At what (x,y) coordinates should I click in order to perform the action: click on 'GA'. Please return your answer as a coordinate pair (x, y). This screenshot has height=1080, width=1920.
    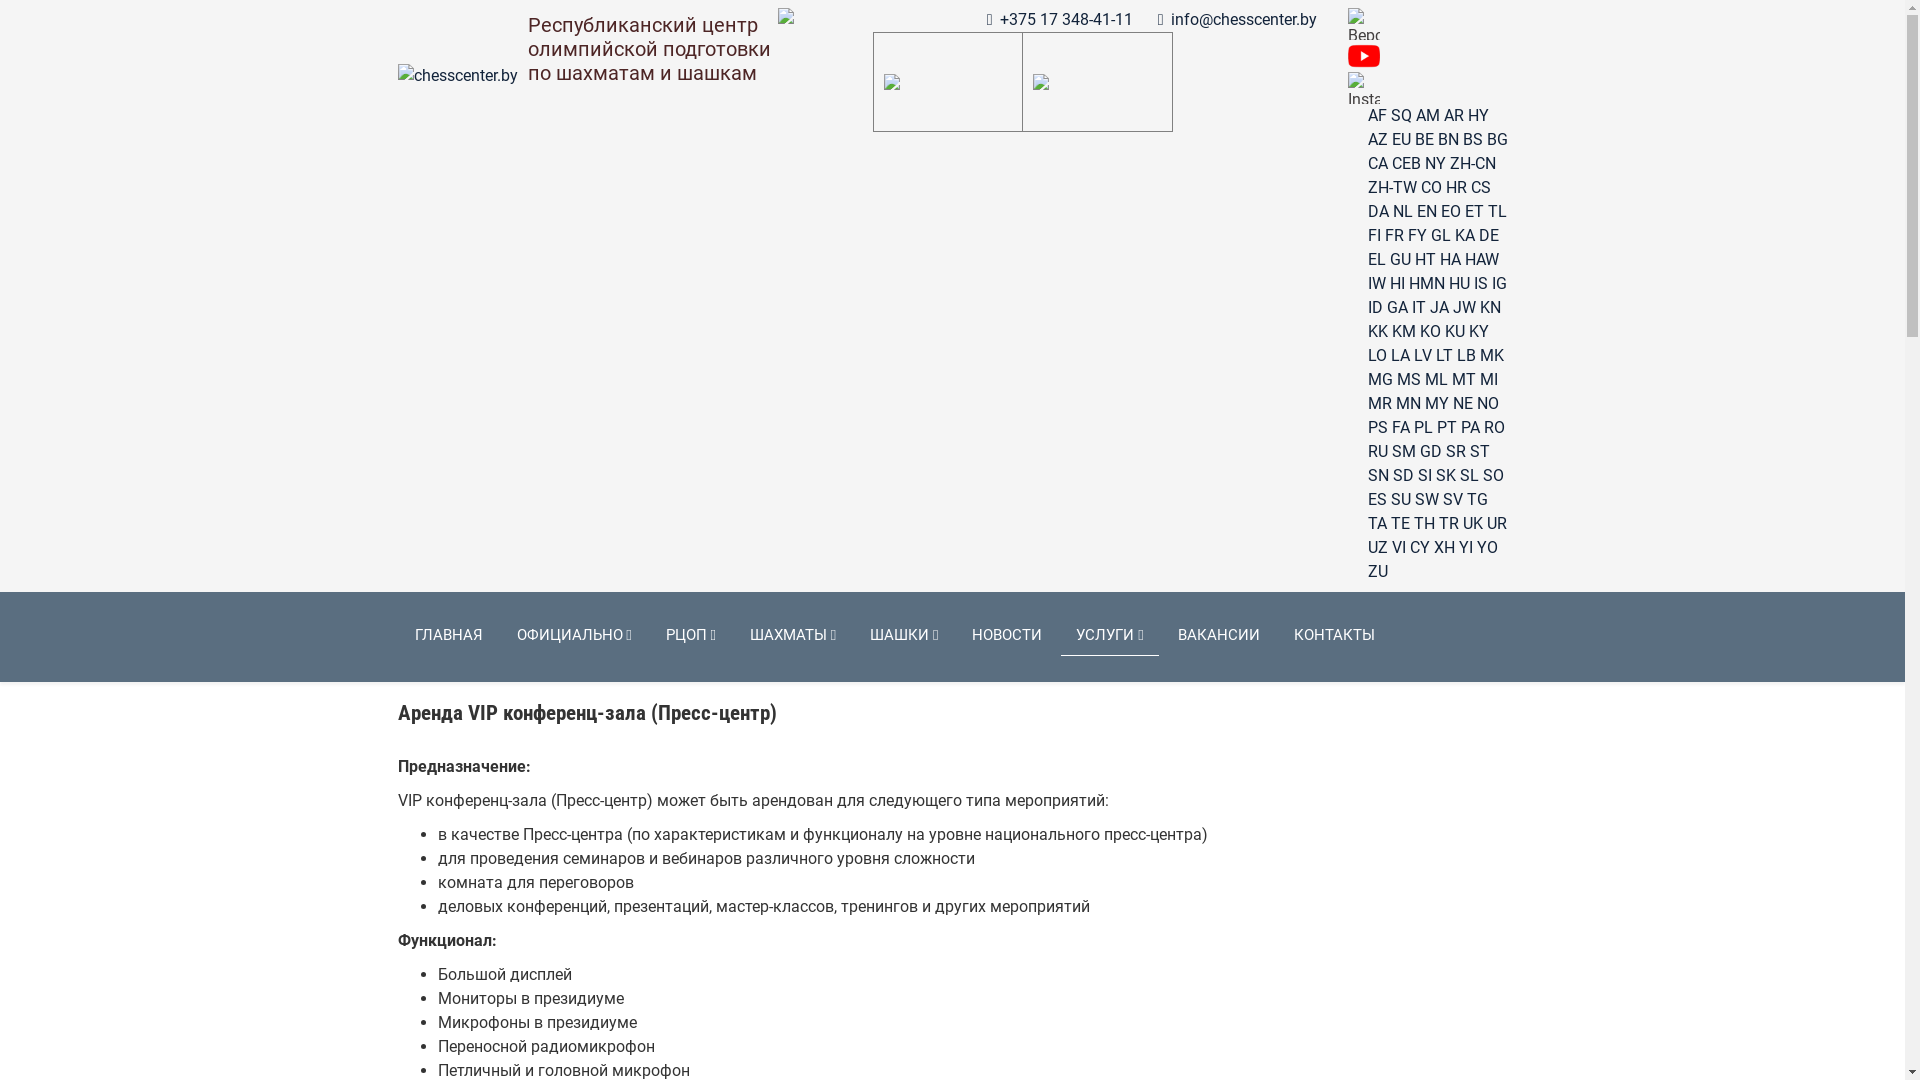
    Looking at the image, I should click on (1395, 307).